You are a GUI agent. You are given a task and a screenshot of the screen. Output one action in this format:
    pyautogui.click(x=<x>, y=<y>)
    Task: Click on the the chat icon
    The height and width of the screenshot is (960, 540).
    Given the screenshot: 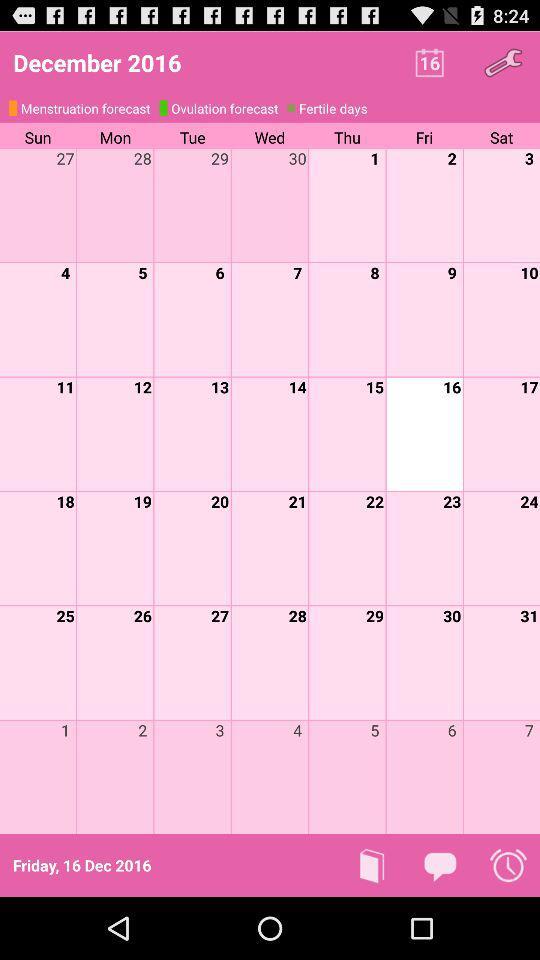 What is the action you would take?
    pyautogui.click(x=440, y=926)
    